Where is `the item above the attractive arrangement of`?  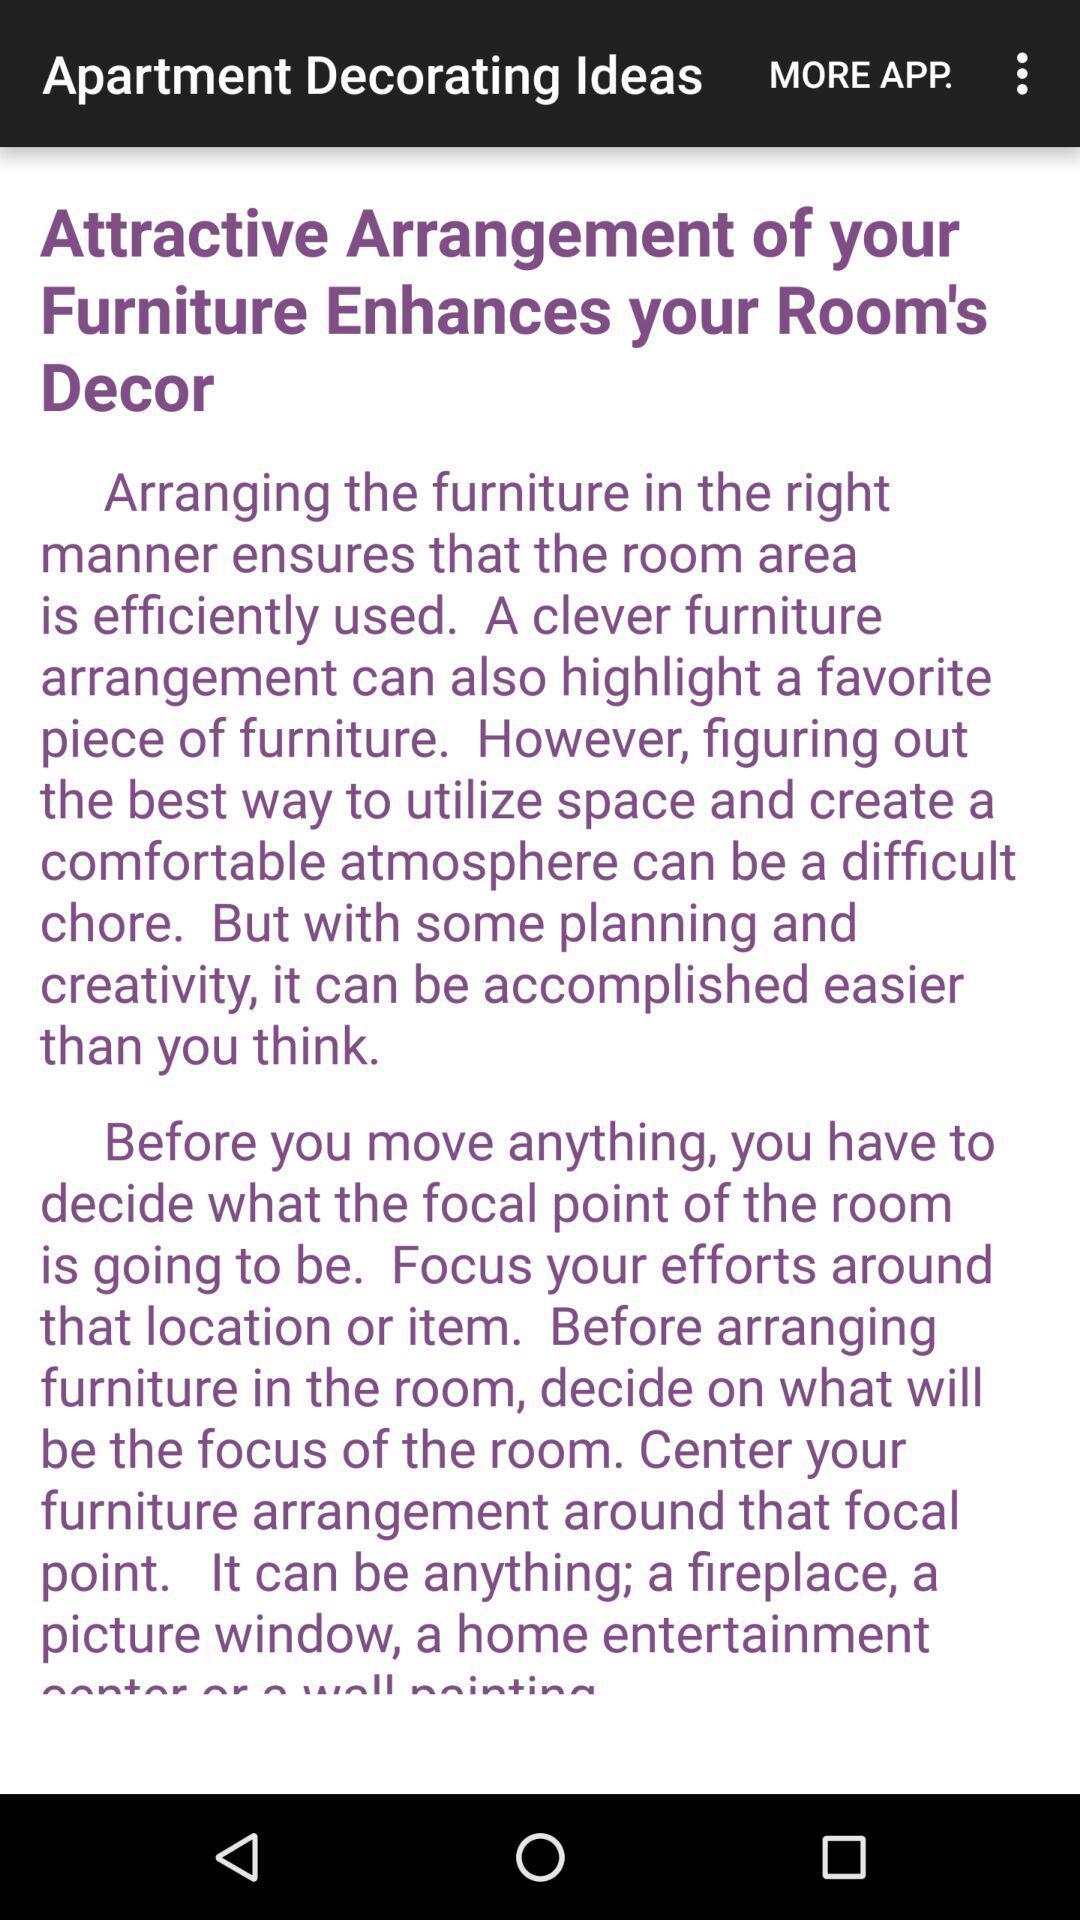
the item above the attractive arrangement of is located at coordinates (1027, 73).